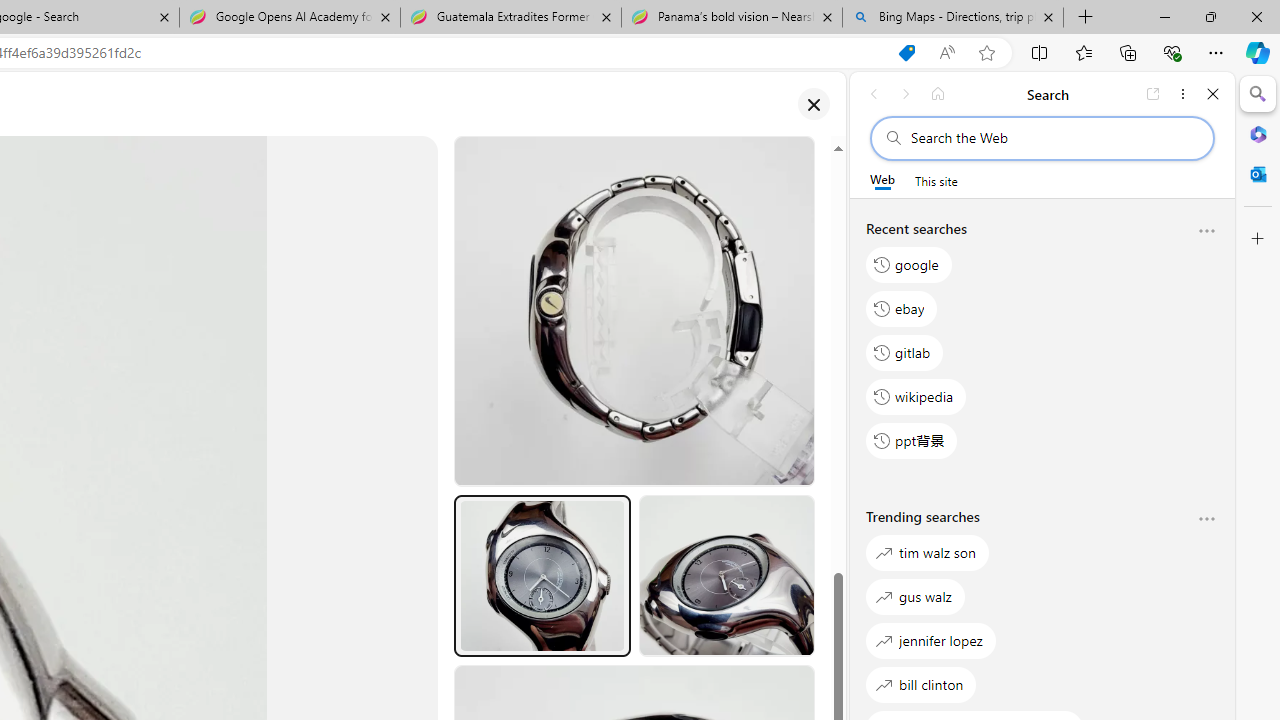 The width and height of the screenshot is (1280, 720). Describe the element at coordinates (930, 640) in the screenshot. I see `'jennifer lopez'` at that location.